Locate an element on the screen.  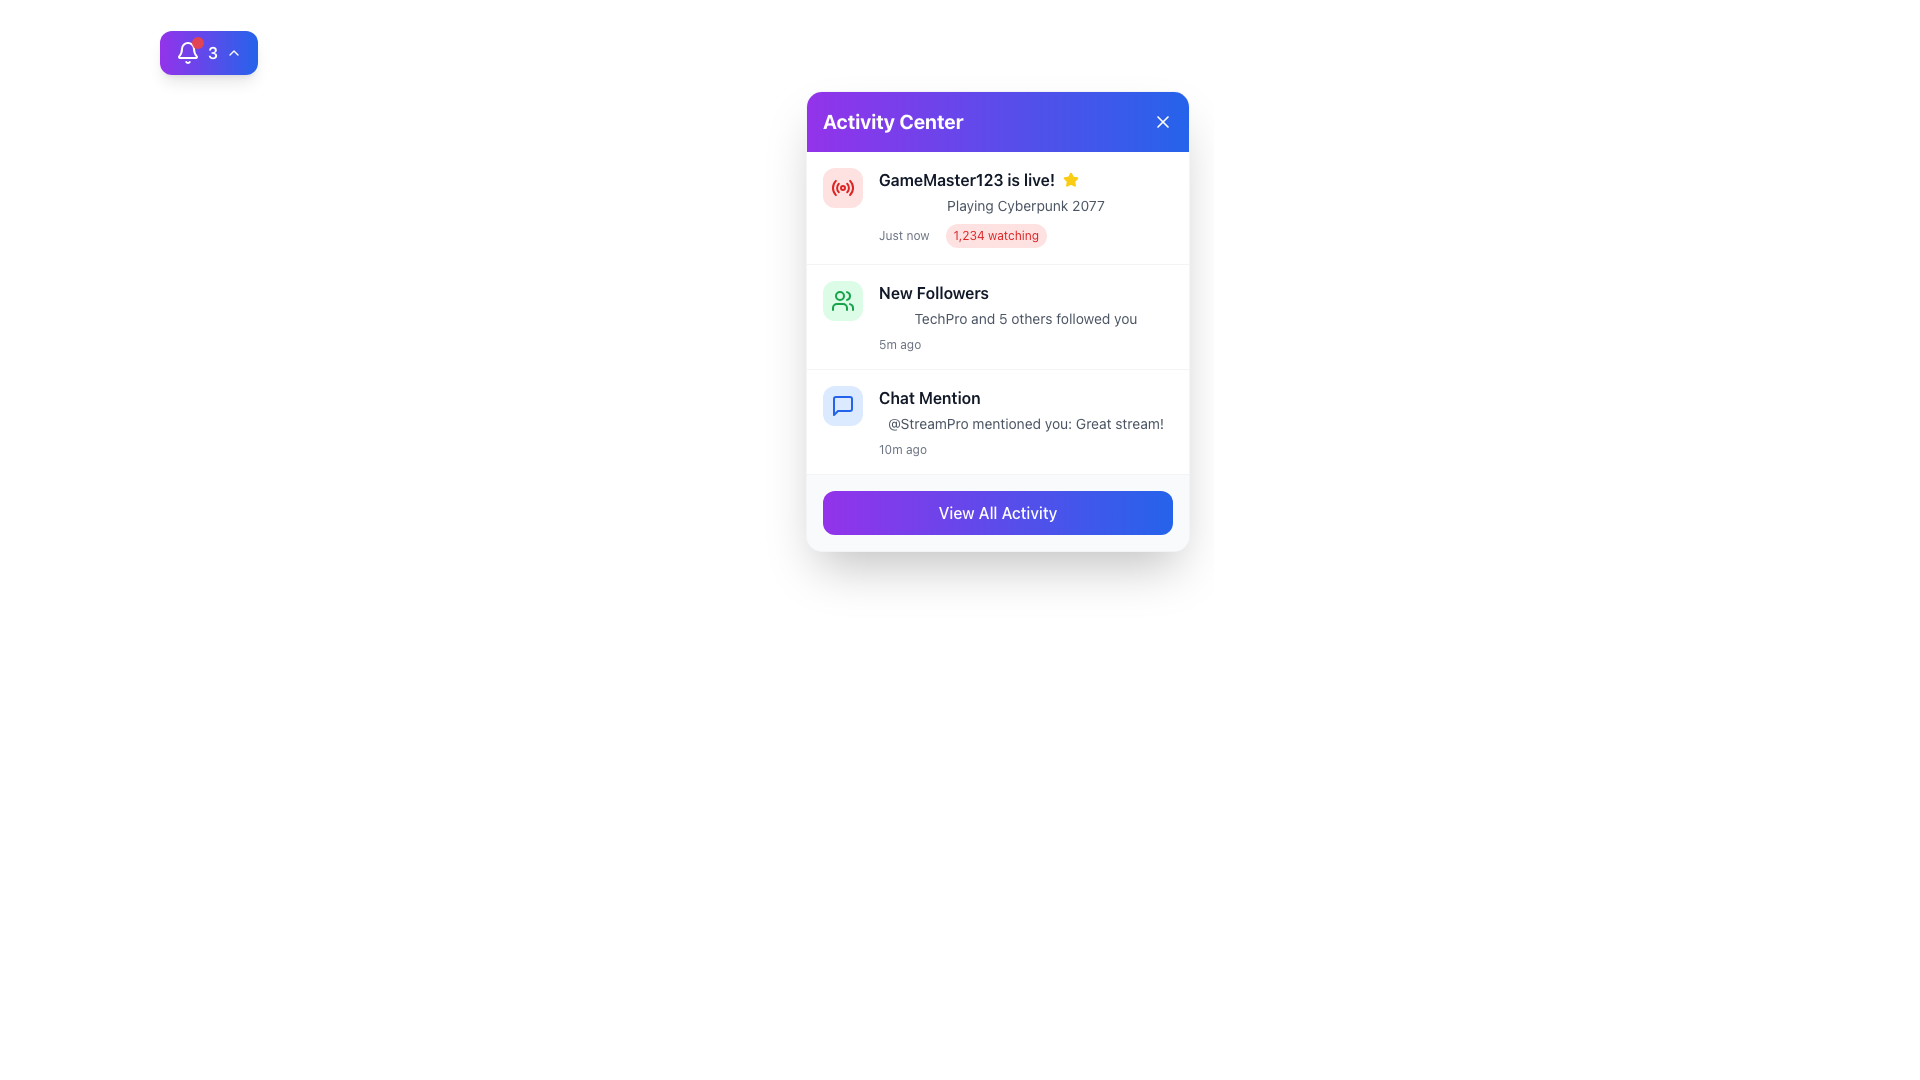
the text label that reads '@StreamPro mentioned you: Great stream!' located in the 'Activity Center' dropdown panel under the 'Chat Mention' section is located at coordinates (1026, 423).